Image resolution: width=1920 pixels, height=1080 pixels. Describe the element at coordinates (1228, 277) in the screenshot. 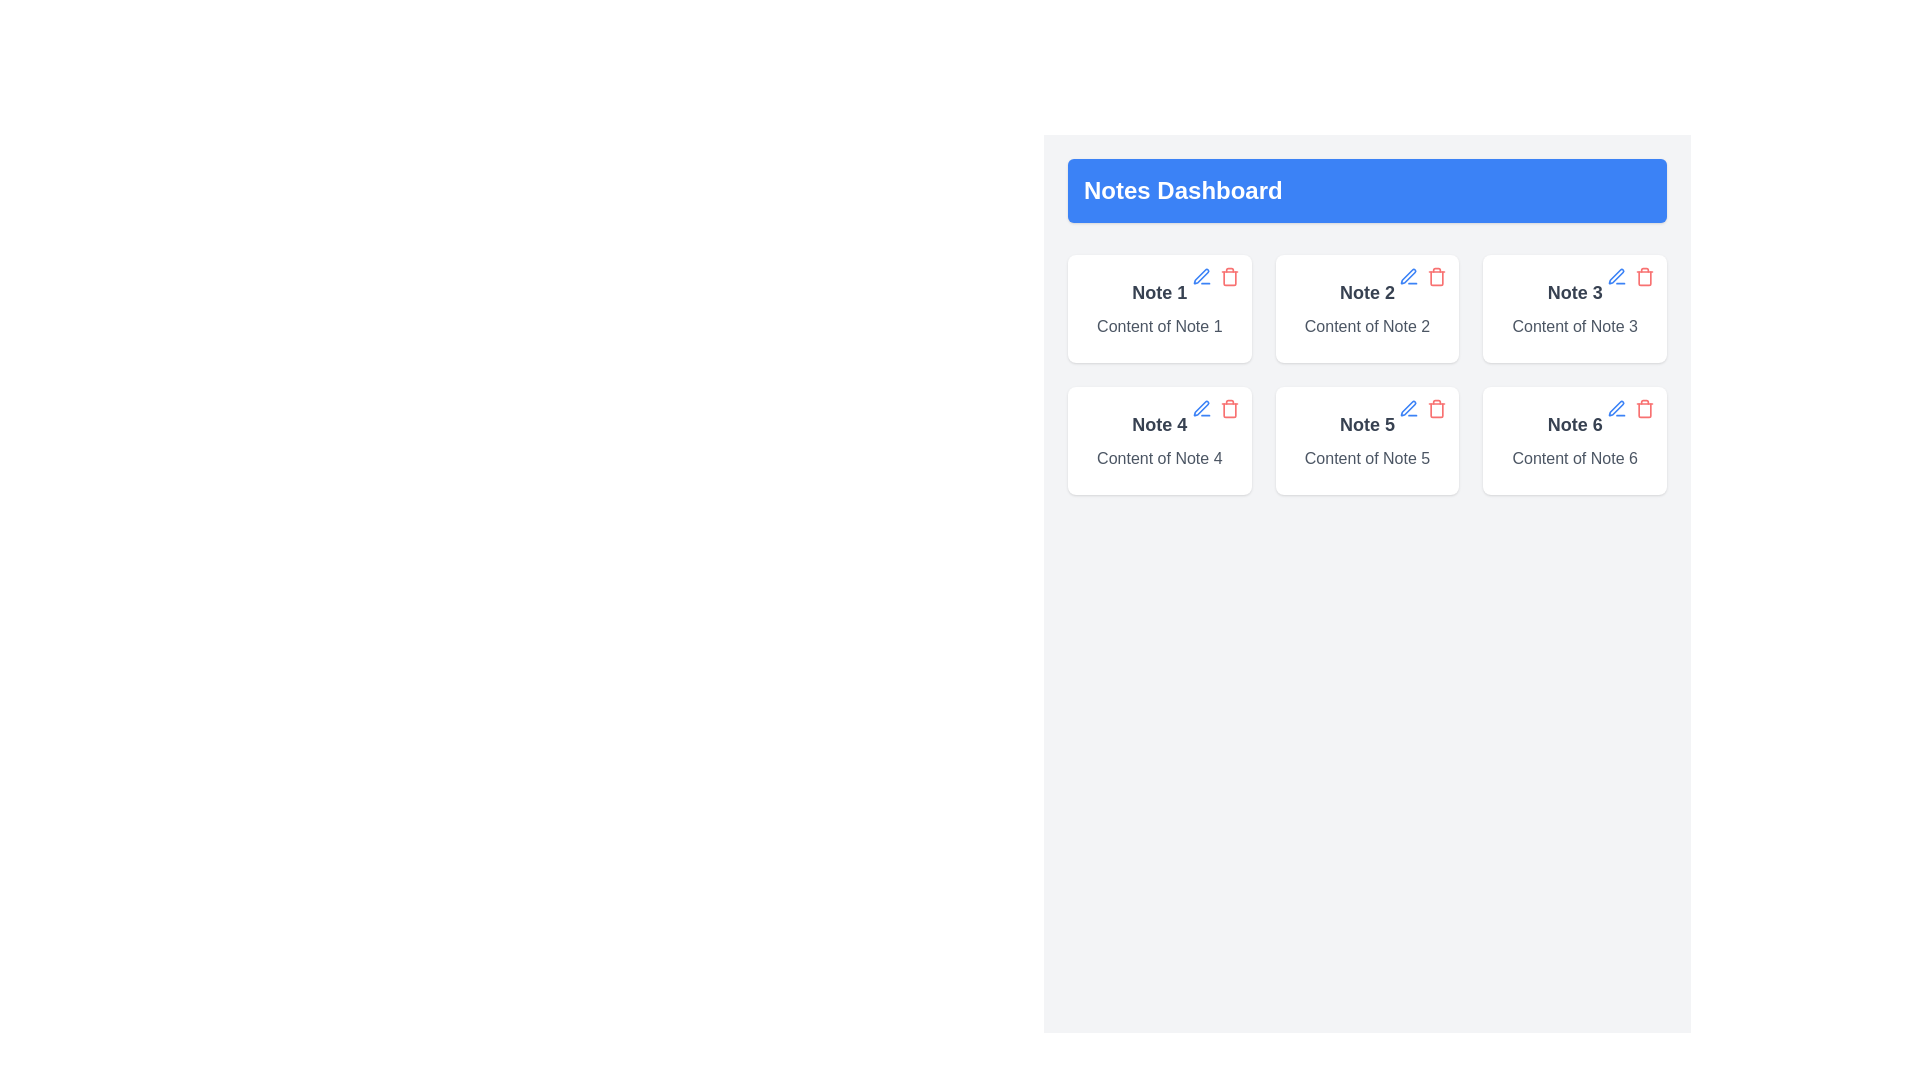

I see `the delete button located at the top-right corner of the individual note card in the Notes Dashboard by` at that location.